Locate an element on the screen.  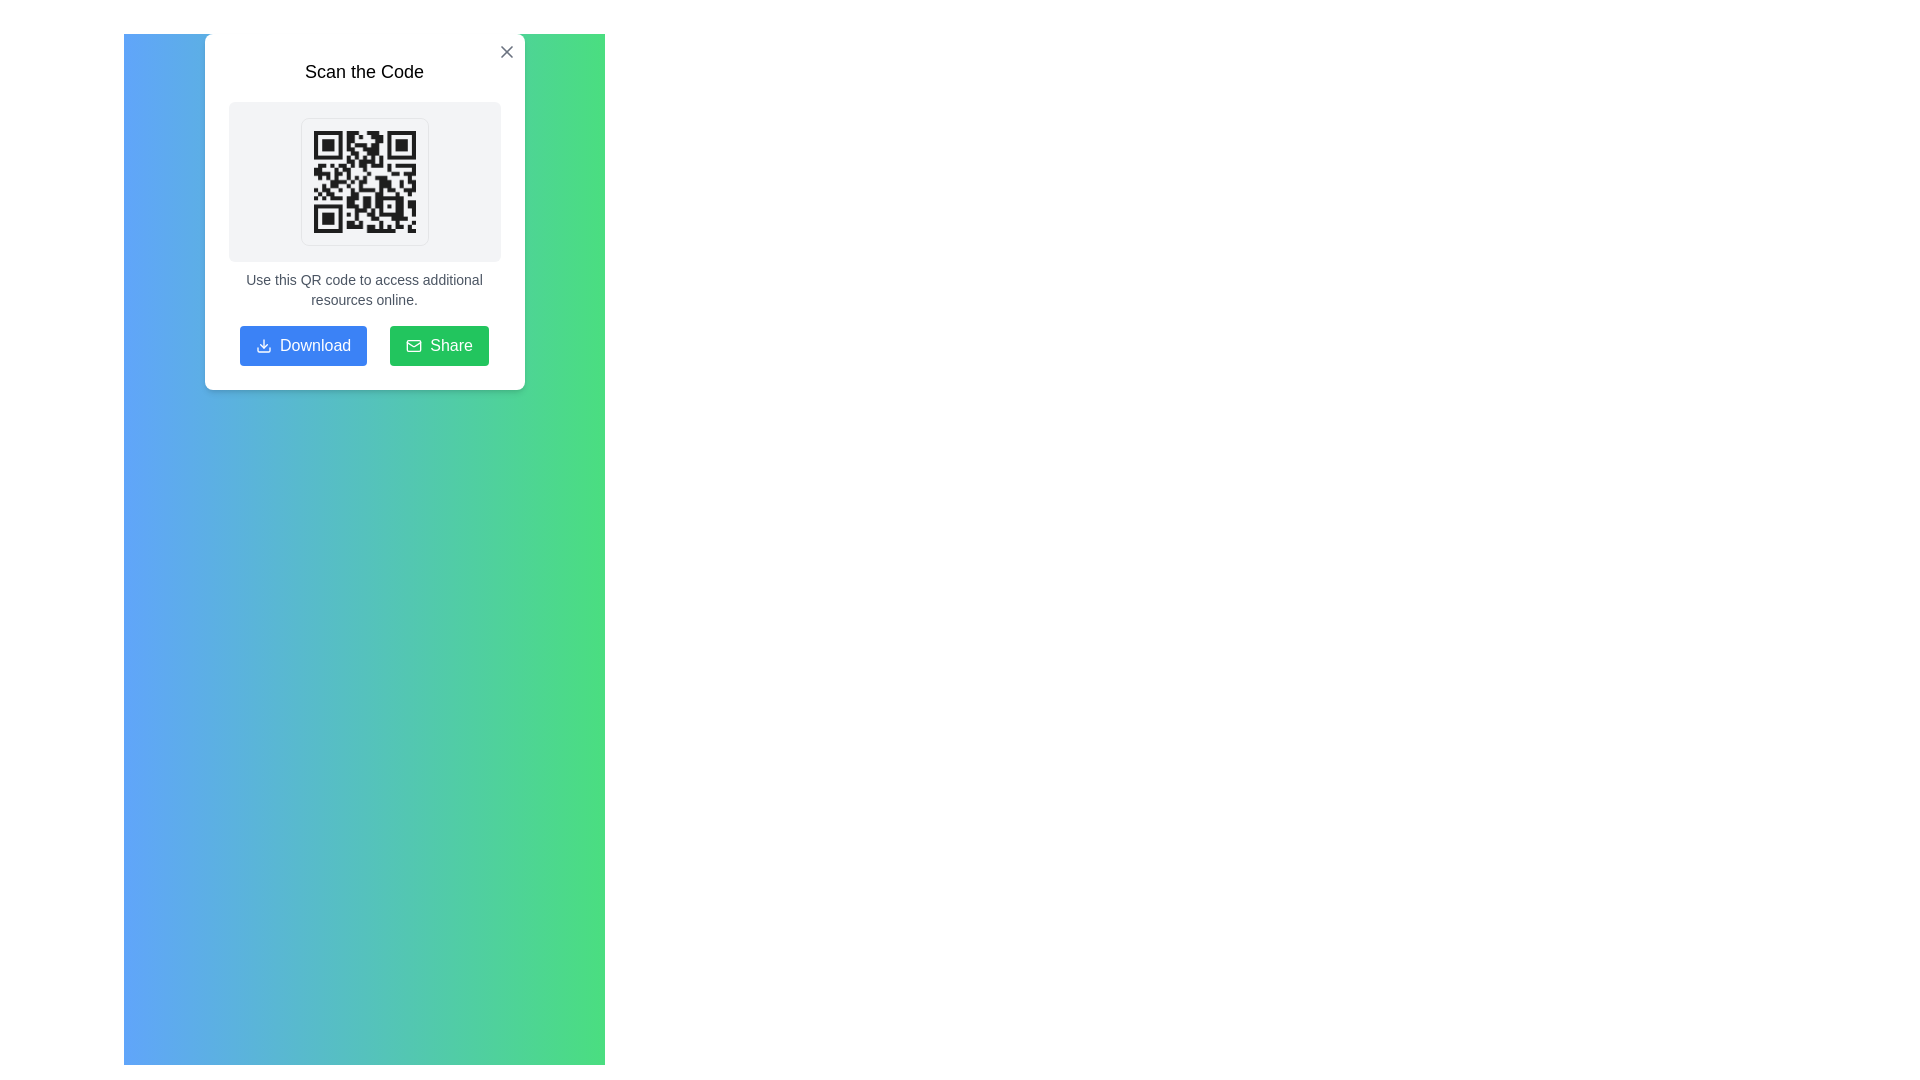
the close button located at the top-right corner of the QR code card labeled 'Scan the Code' to visualize hover effects is located at coordinates (506, 50).